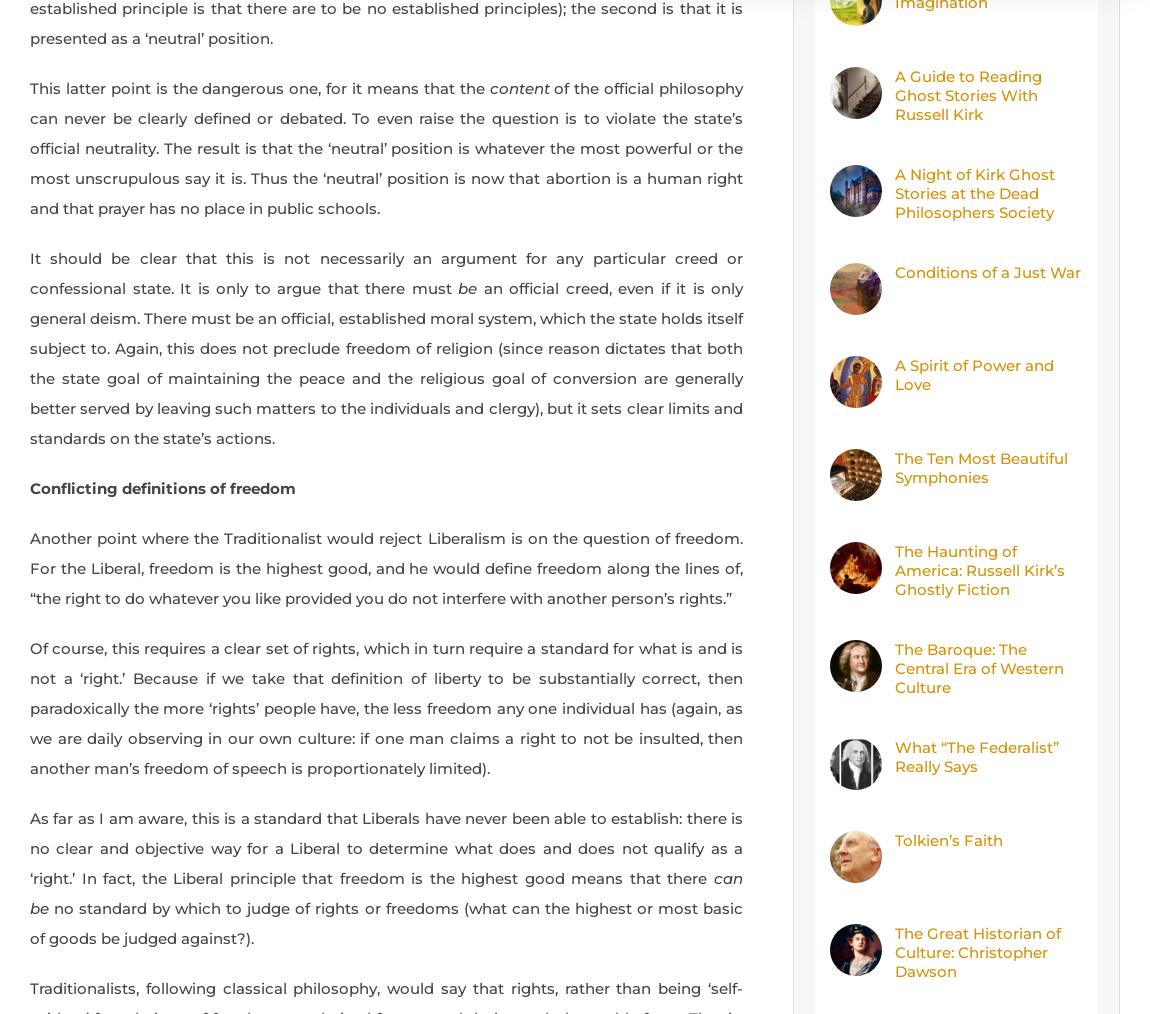 Image resolution: width=1150 pixels, height=1014 pixels. What do you see at coordinates (467, 287) in the screenshot?
I see `'be'` at bounding box center [467, 287].